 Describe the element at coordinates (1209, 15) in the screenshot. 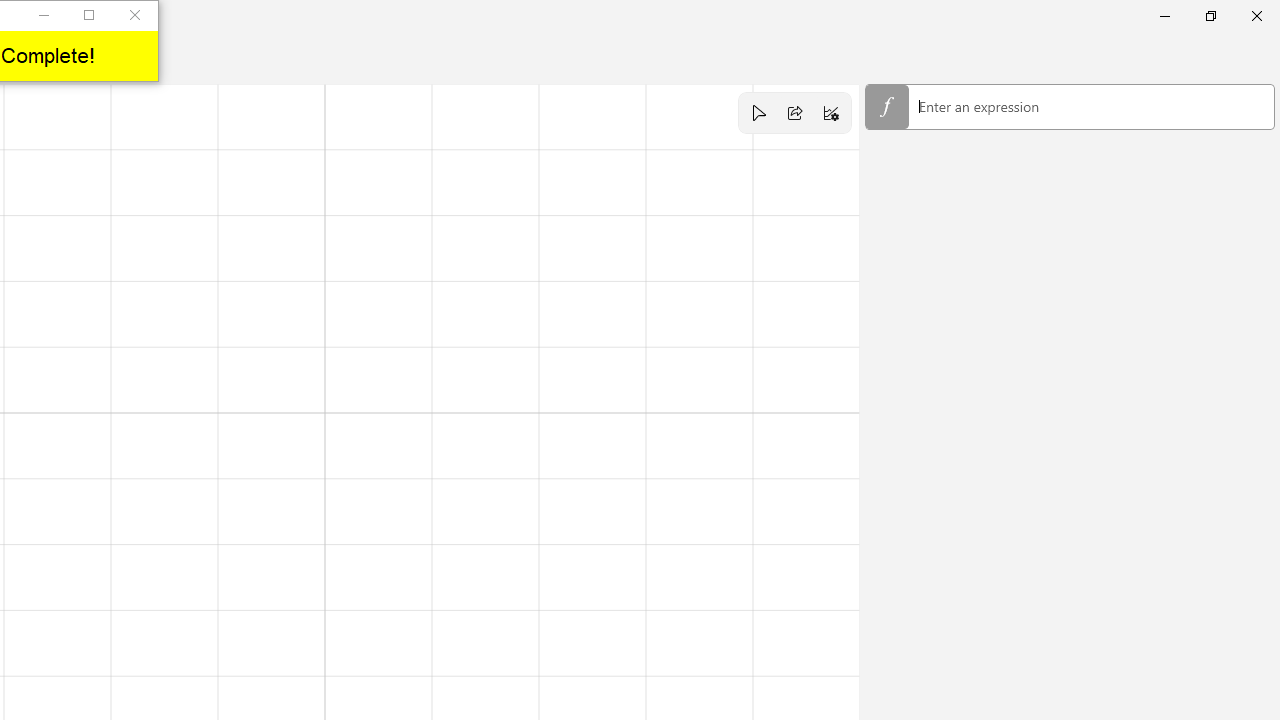

I see `'Restore Calculator'` at that location.